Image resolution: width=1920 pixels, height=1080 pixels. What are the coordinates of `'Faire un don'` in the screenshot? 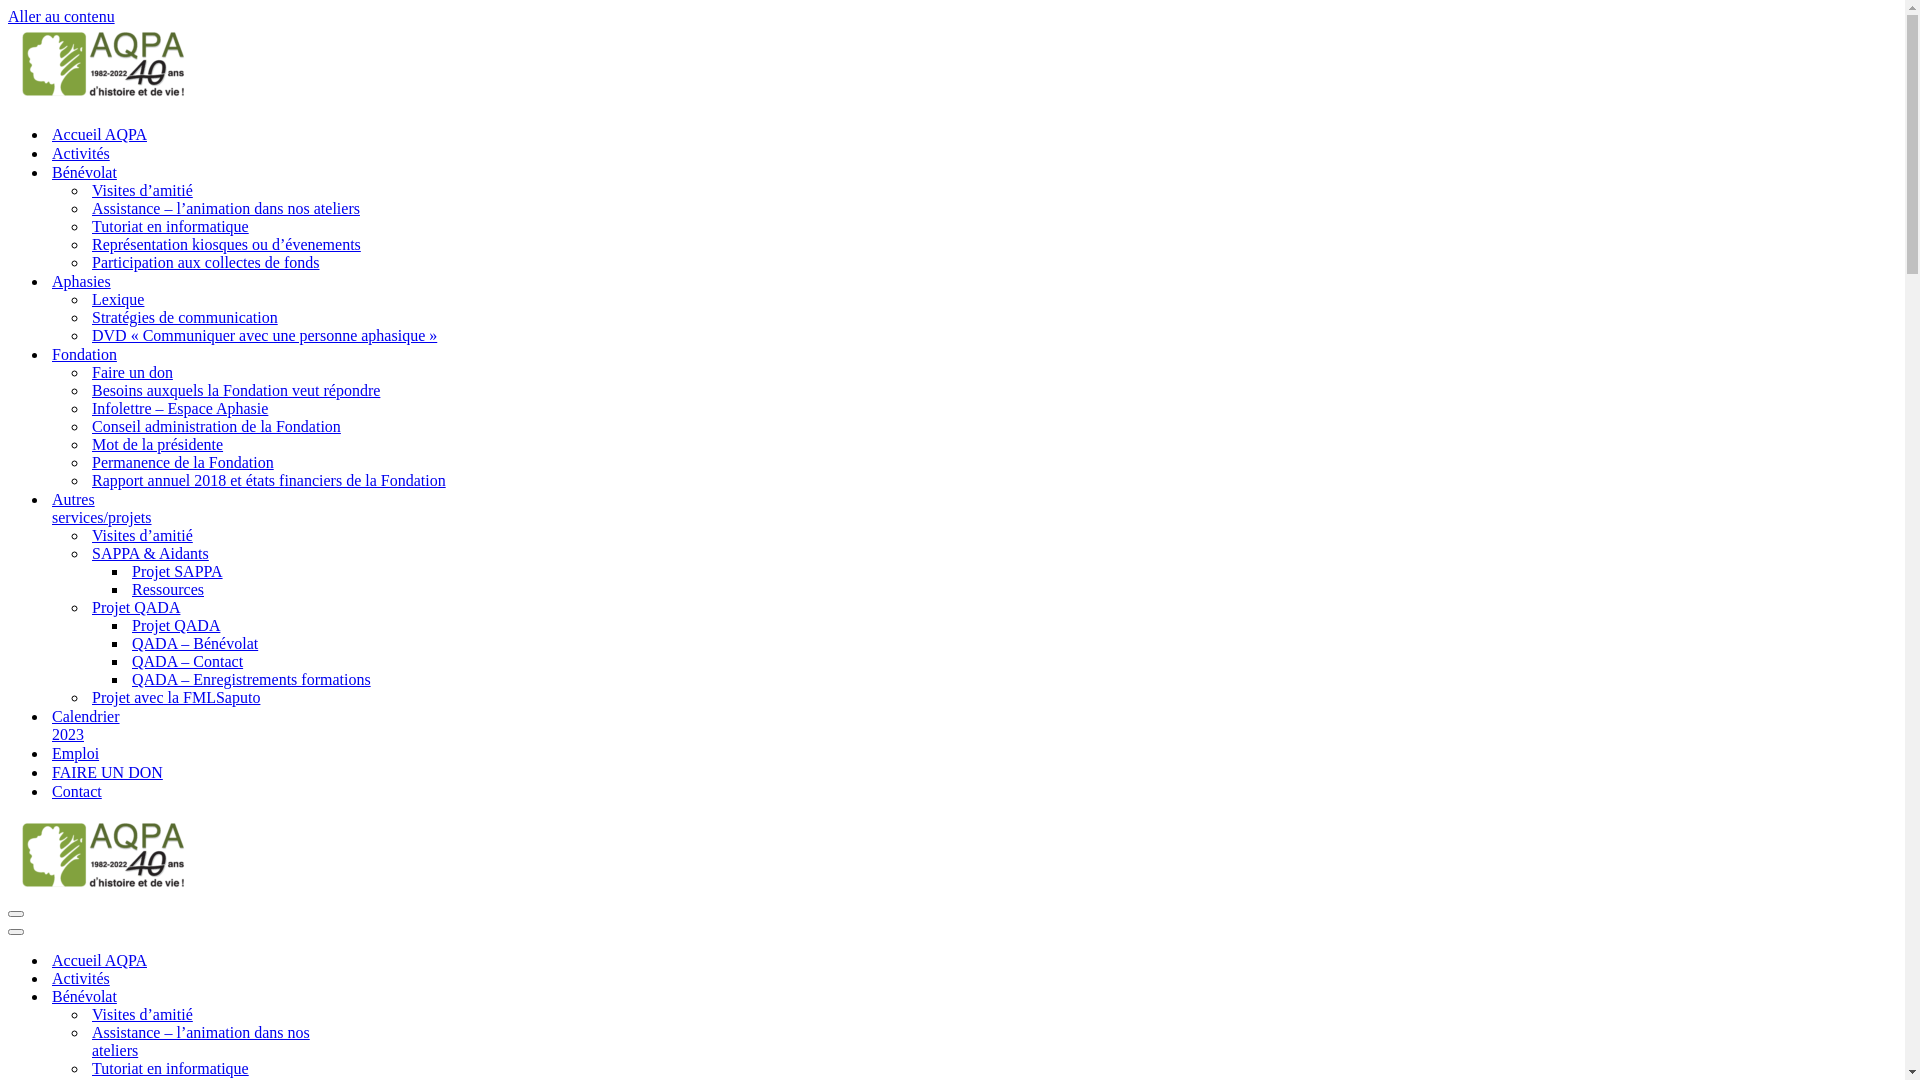 It's located at (131, 373).